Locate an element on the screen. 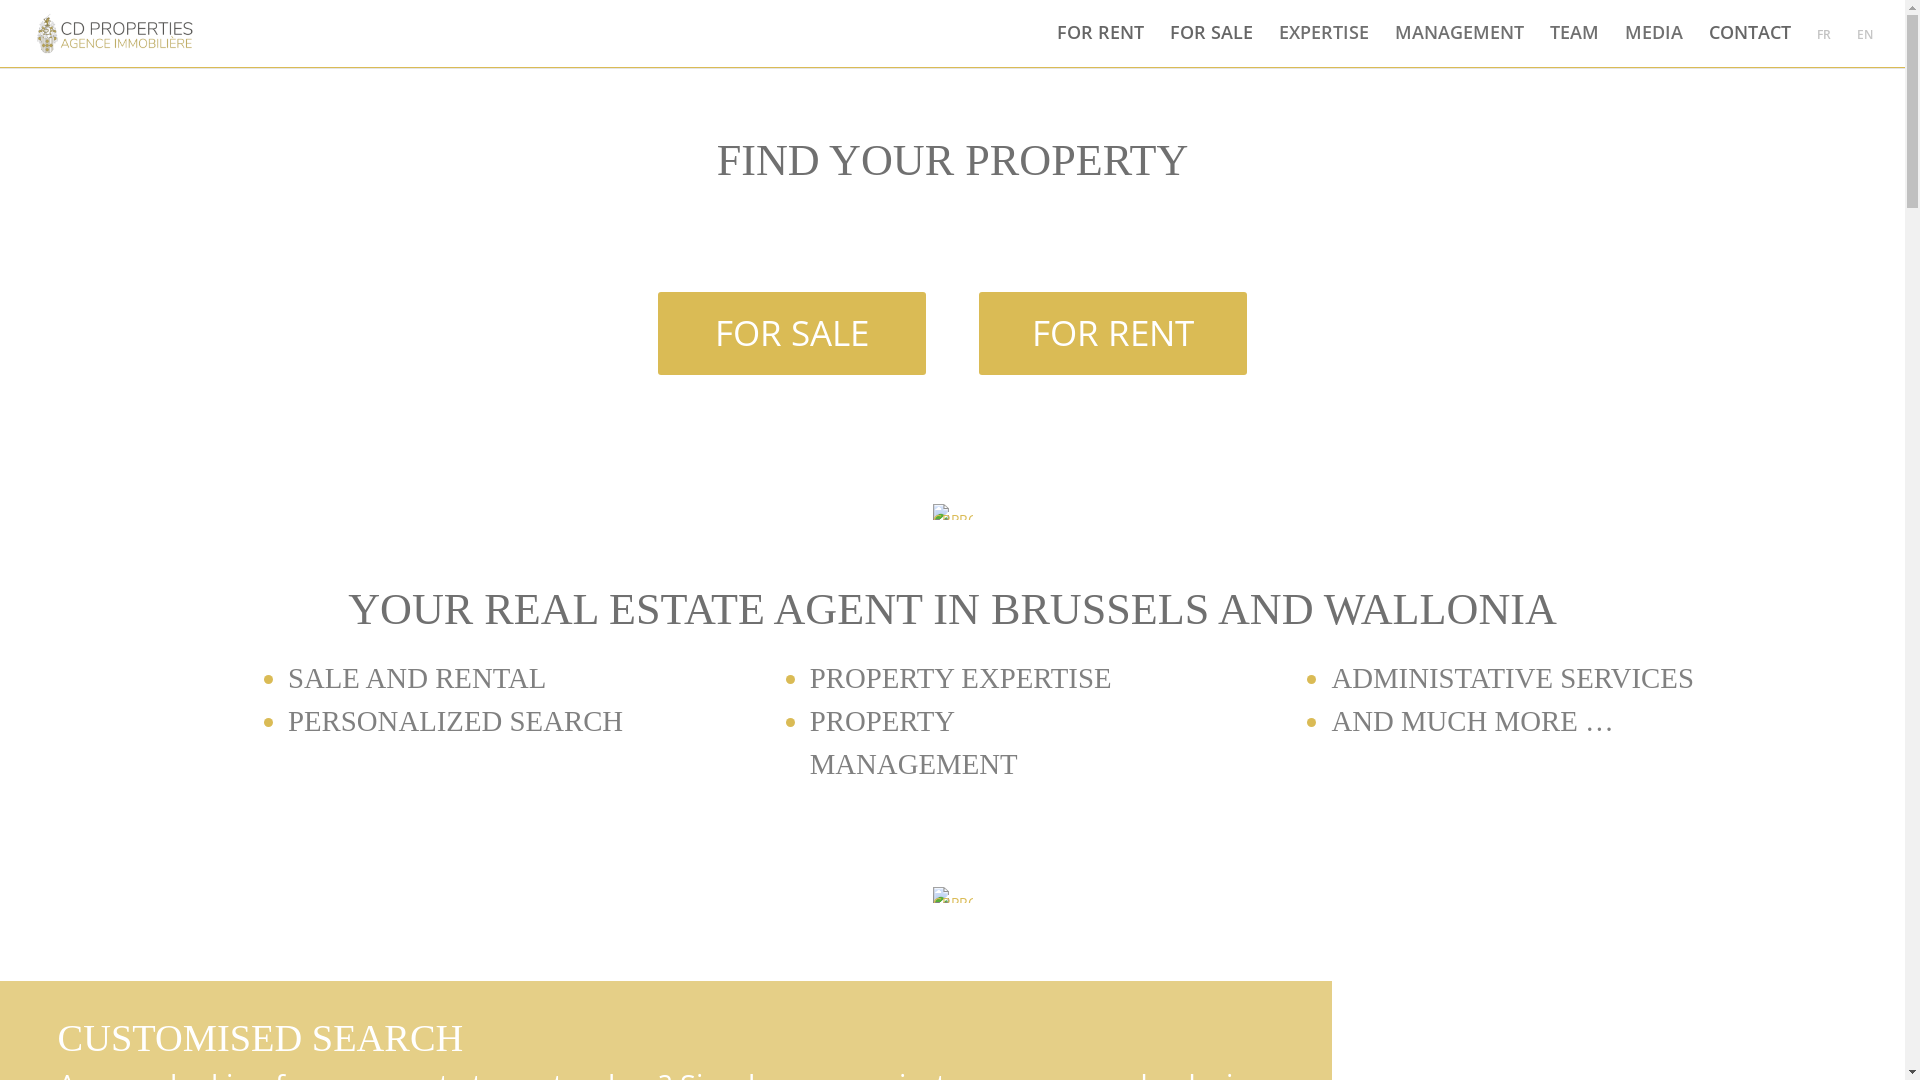 The width and height of the screenshot is (1920, 1080). 'CONTACT' is located at coordinates (1749, 44).